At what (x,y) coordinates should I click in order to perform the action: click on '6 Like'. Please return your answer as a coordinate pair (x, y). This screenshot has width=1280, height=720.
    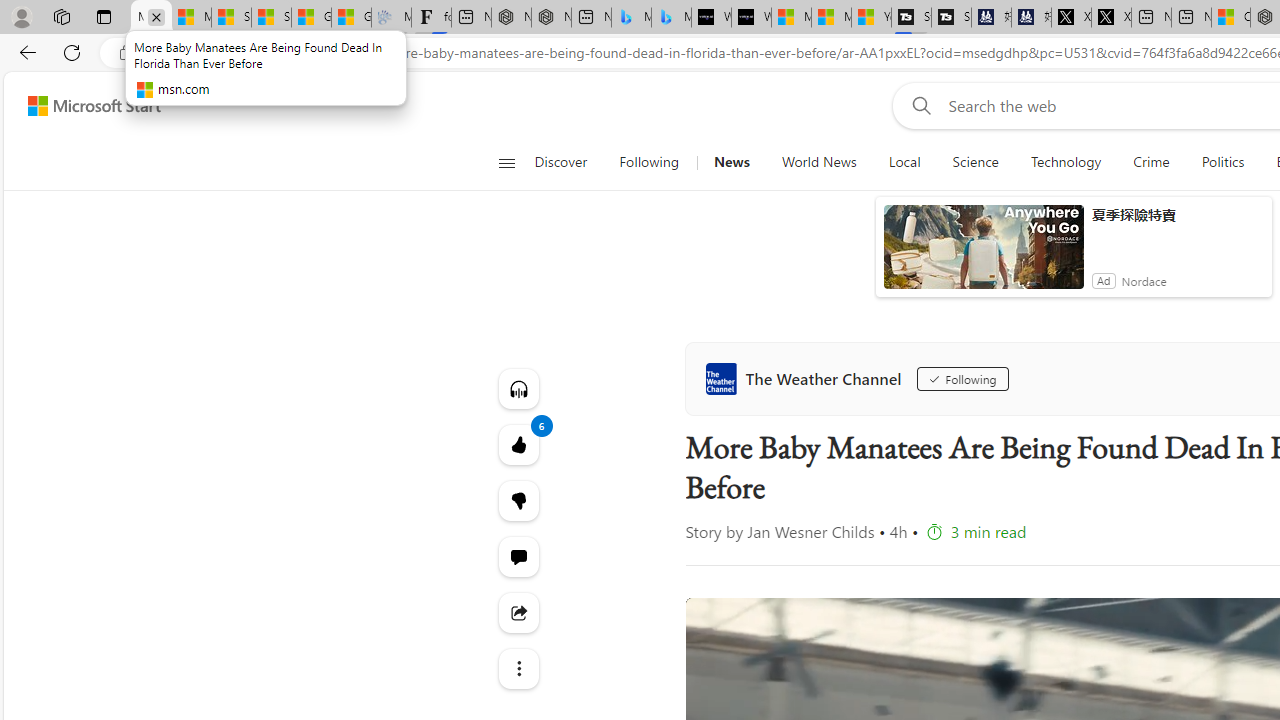
    Looking at the image, I should click on (518, 443).